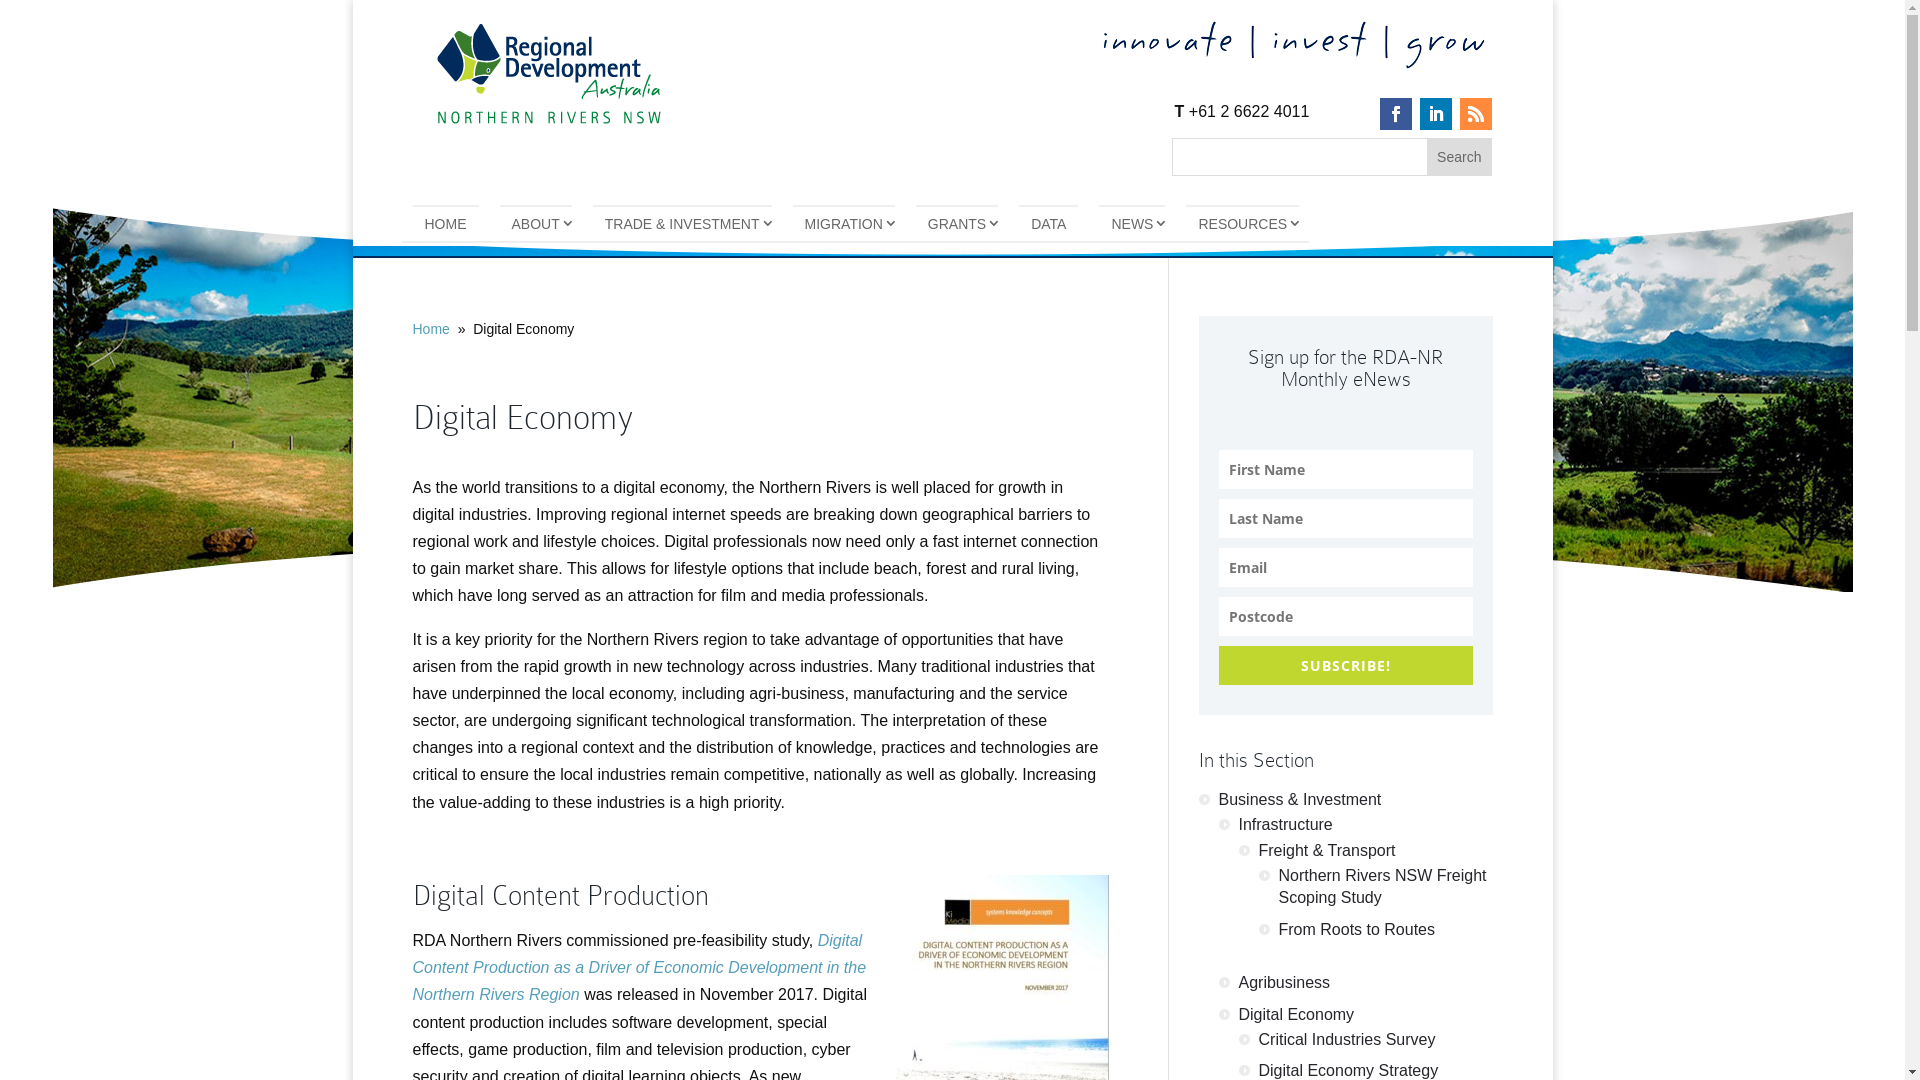 The width and height of the screenshot is (1920, 1080). I want to click on 'RESOURCES', so click(1241, 223).